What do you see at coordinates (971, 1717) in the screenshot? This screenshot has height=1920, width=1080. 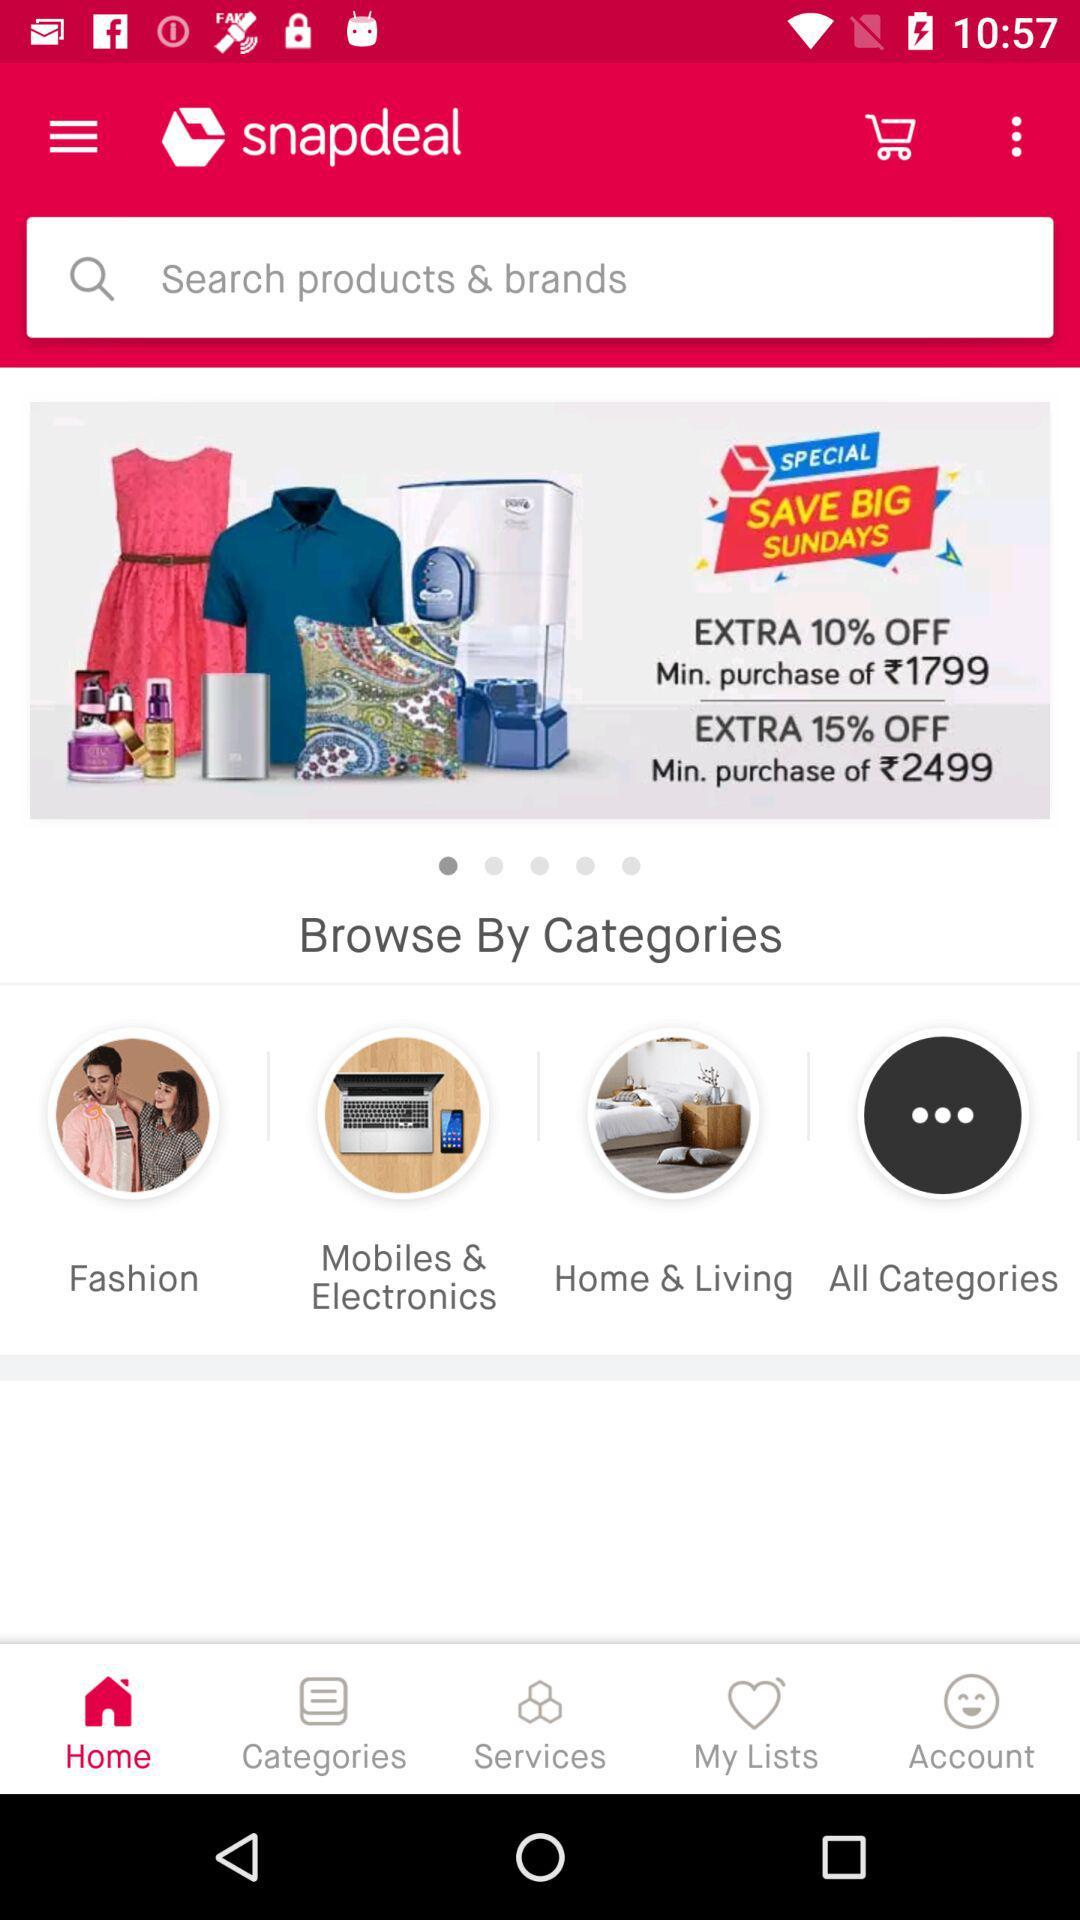 I see `the account item` at bounding box center [971, 1717].